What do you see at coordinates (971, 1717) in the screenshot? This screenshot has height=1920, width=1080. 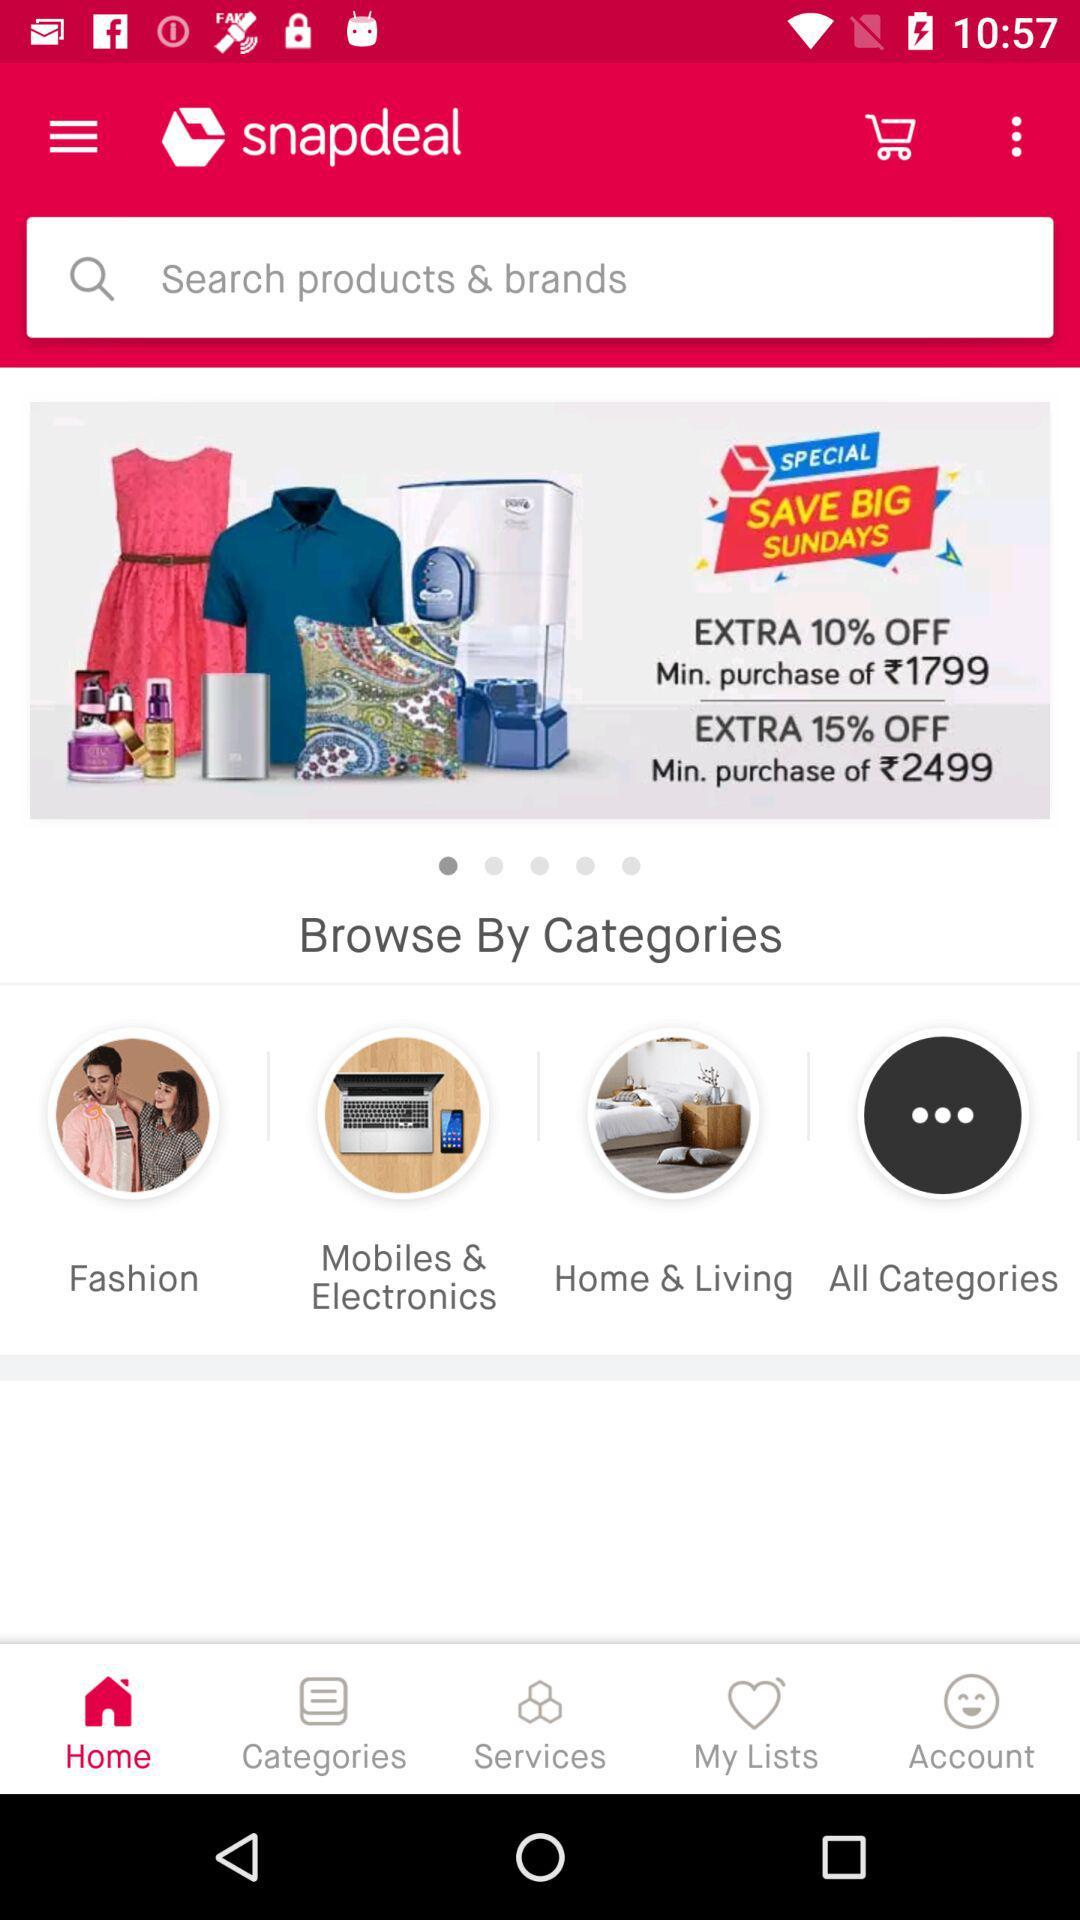 I see `the account item` at bounding box center [971, 1717].